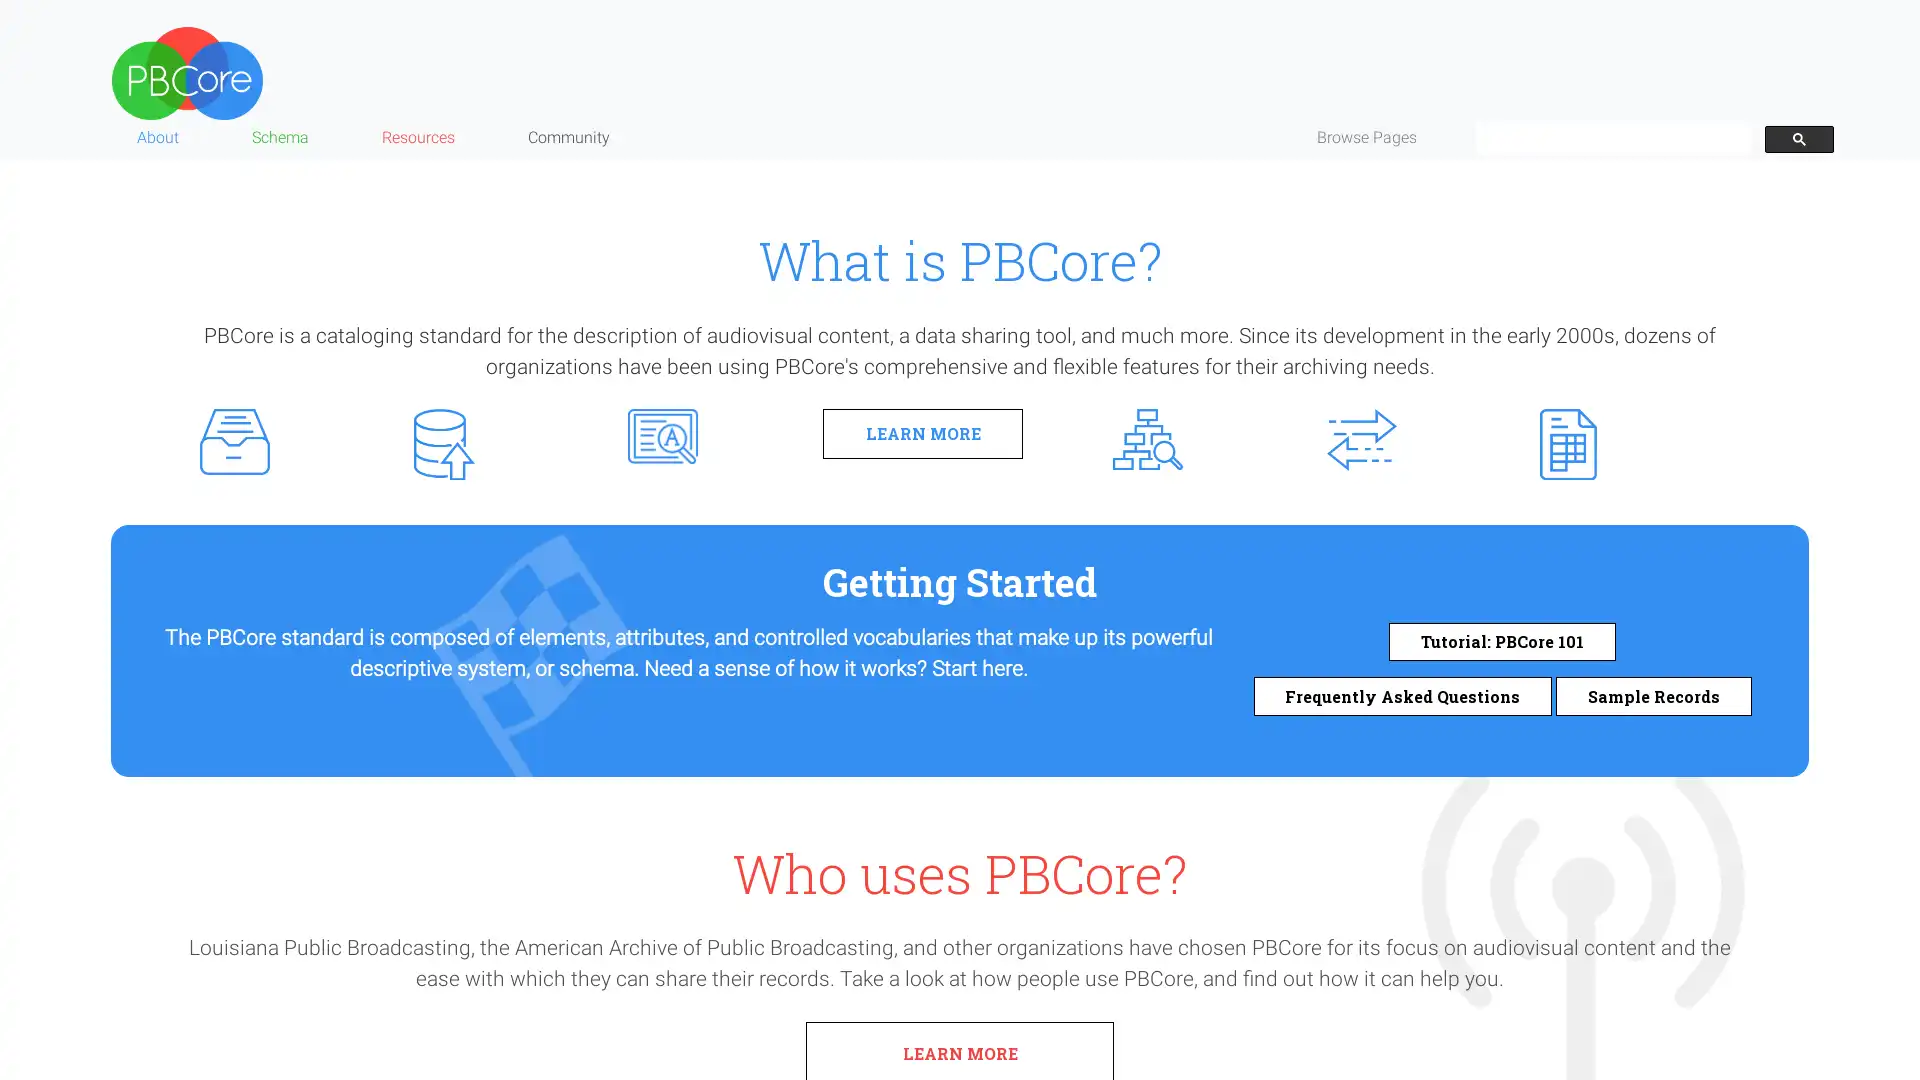  I want to click on search, so click(1799, 137).